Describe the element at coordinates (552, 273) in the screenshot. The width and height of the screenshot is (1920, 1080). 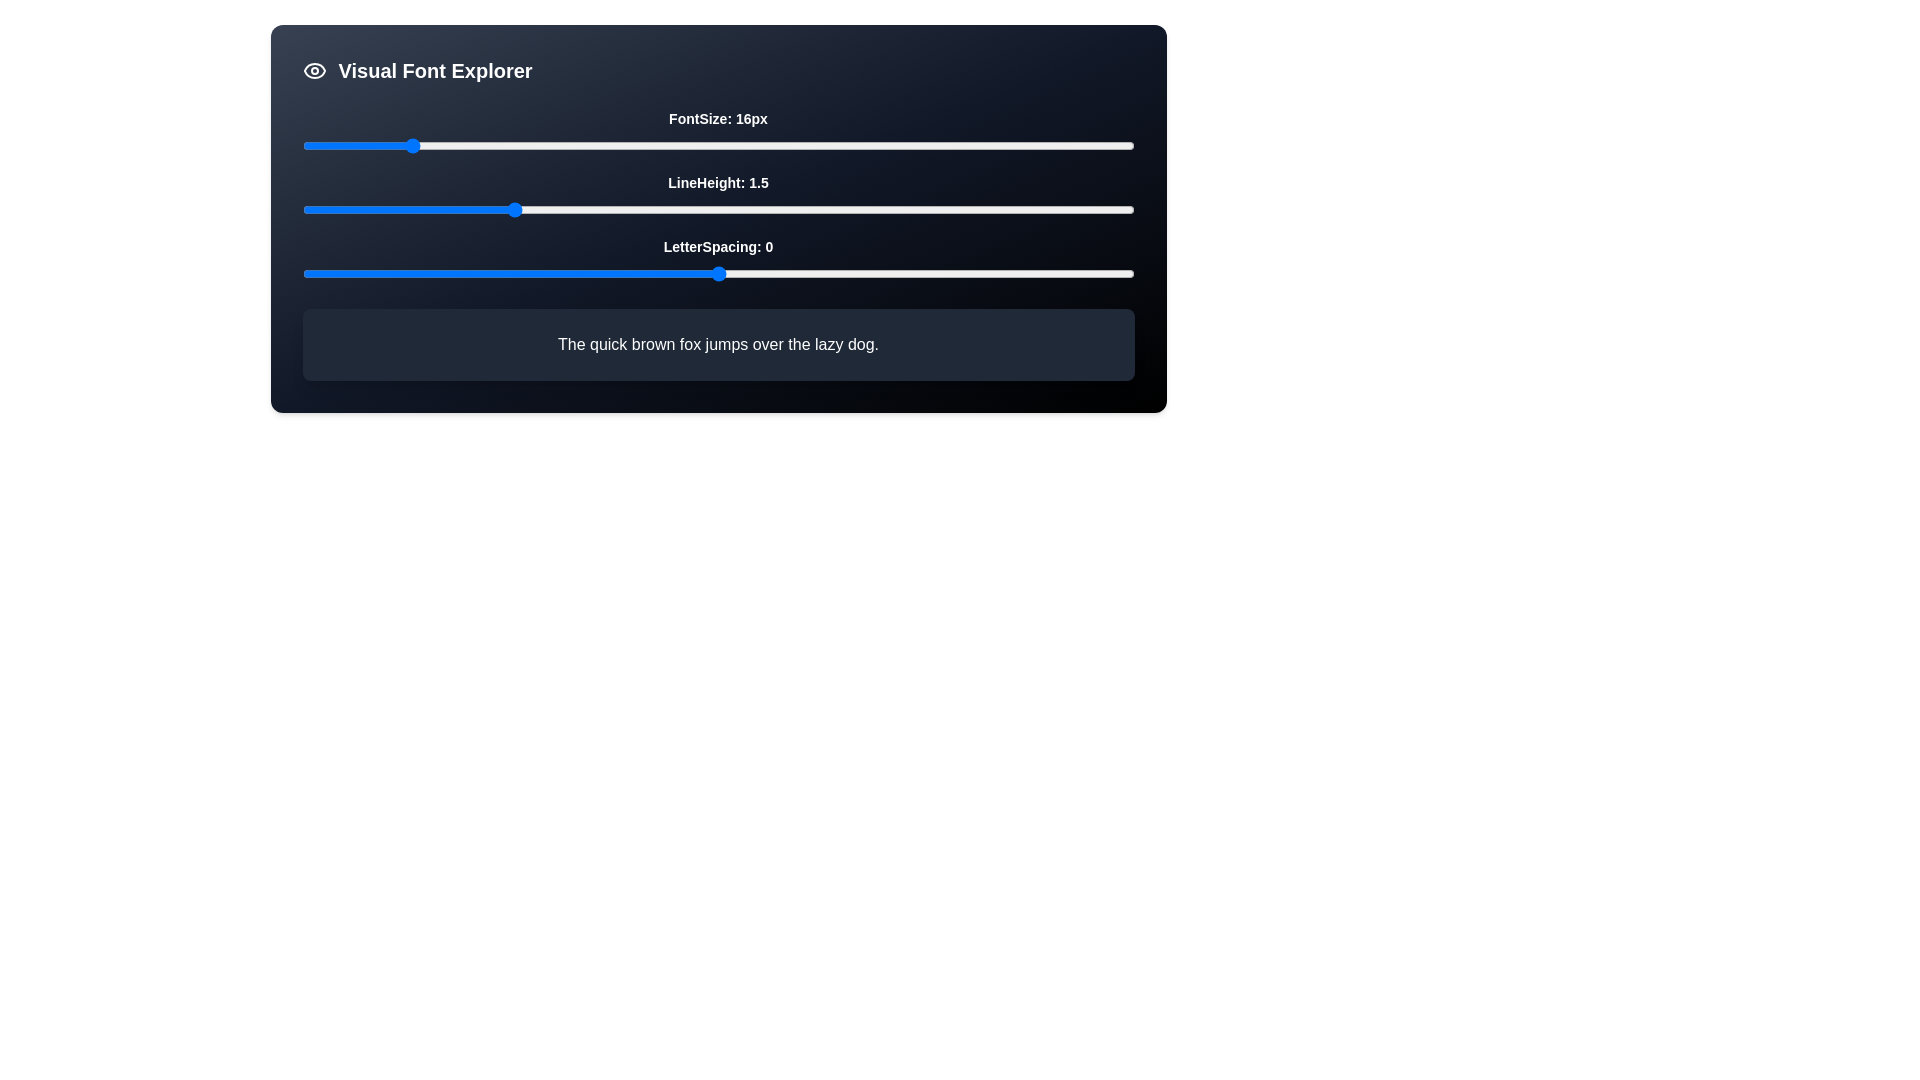
I see `the letter spacing slider to -2 value` at that location.